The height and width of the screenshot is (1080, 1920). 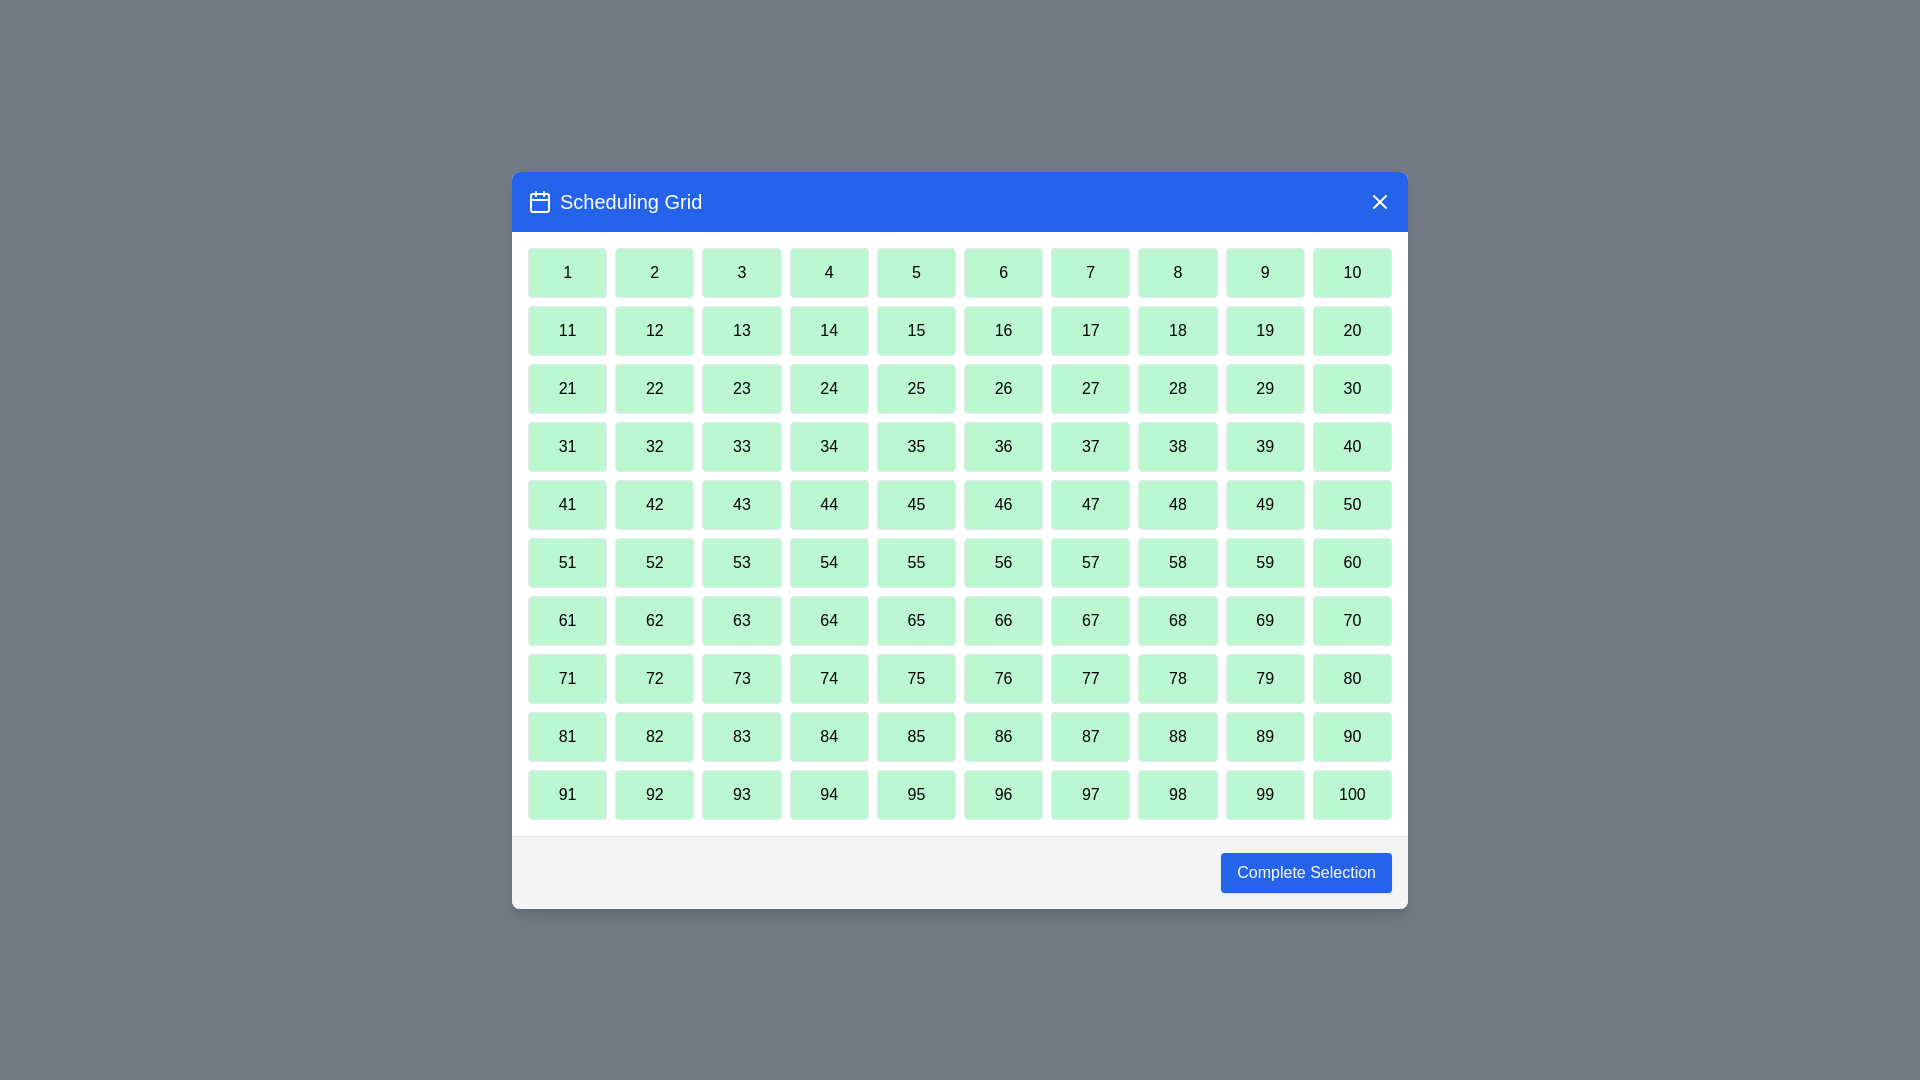 I want to click on the close icon in the header to close the dialog, so click(x=1379, y=201).